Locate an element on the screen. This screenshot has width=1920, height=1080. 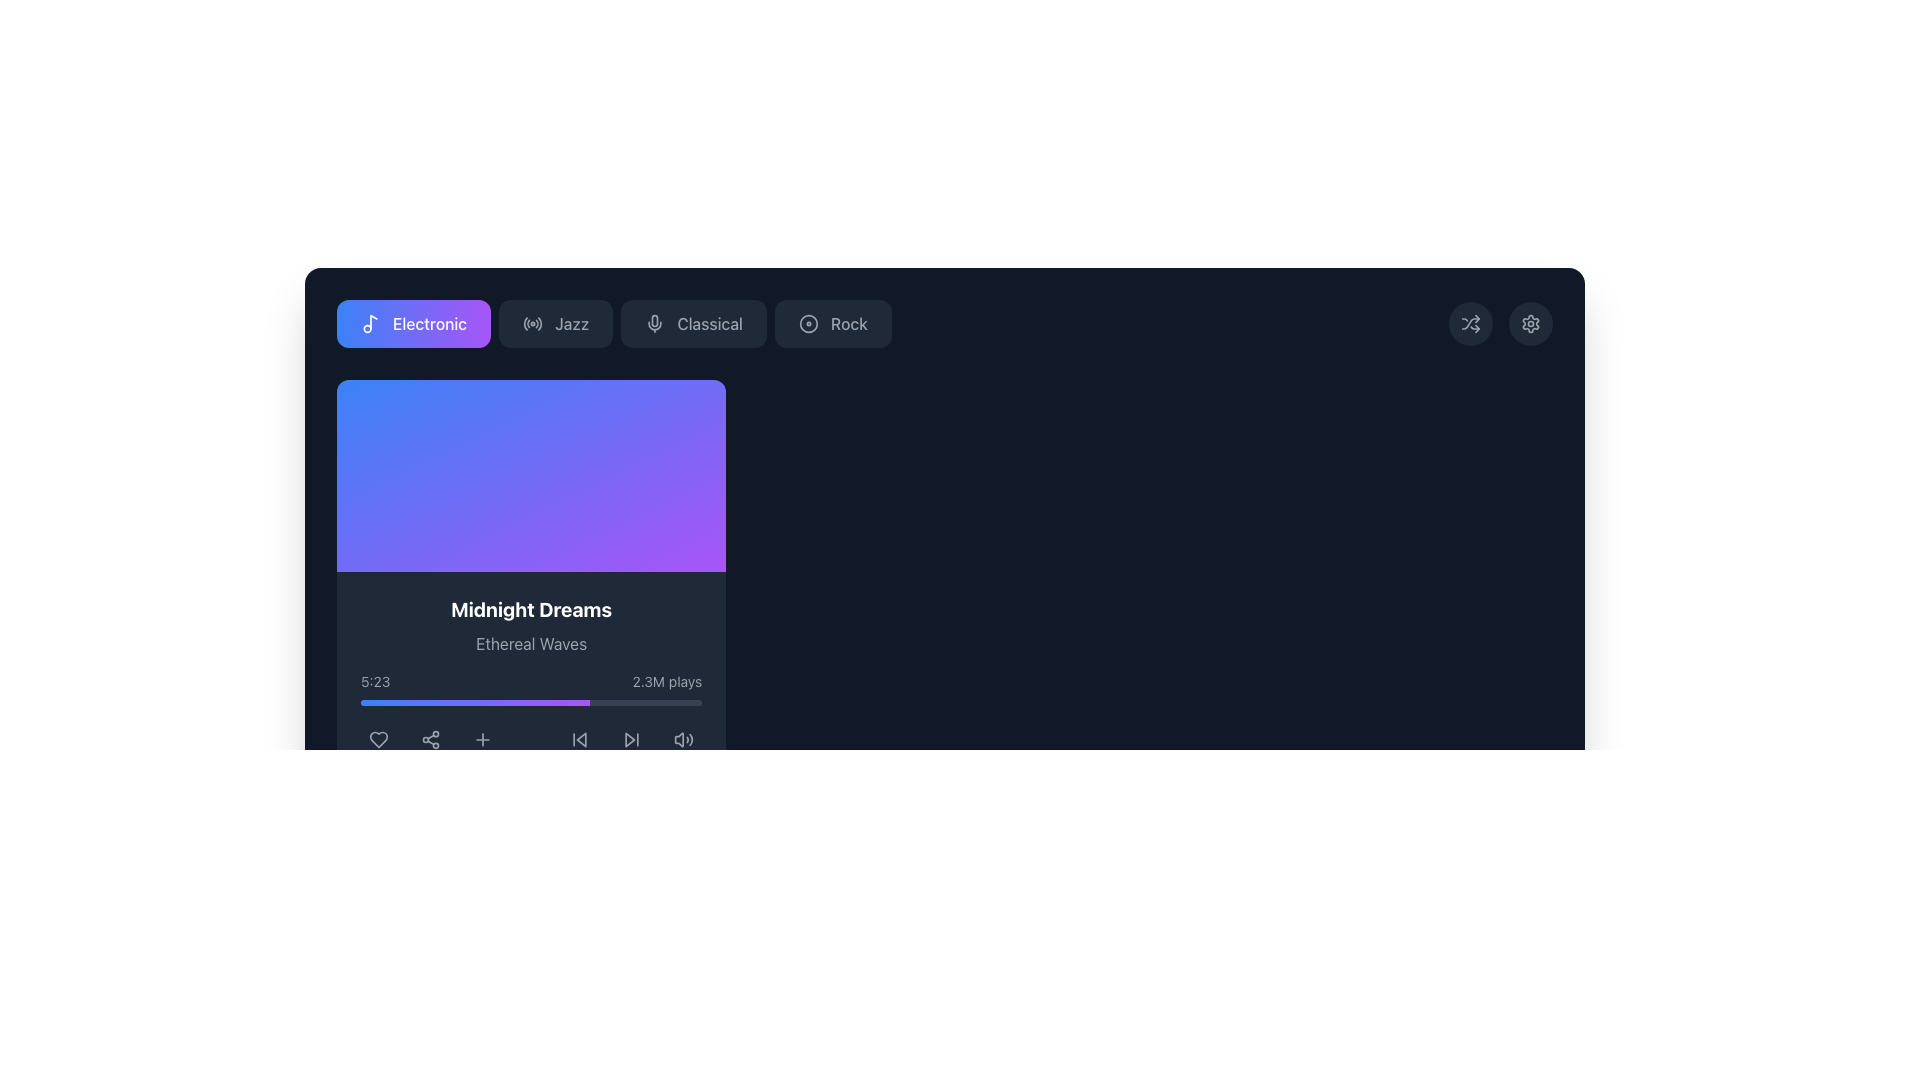
the static text label indicating the music genre 'Rock', which is part of a horizontal navigation bar and positioned to the right of 'Classical' and 'Jazz' is located at coordinates (849, 323).